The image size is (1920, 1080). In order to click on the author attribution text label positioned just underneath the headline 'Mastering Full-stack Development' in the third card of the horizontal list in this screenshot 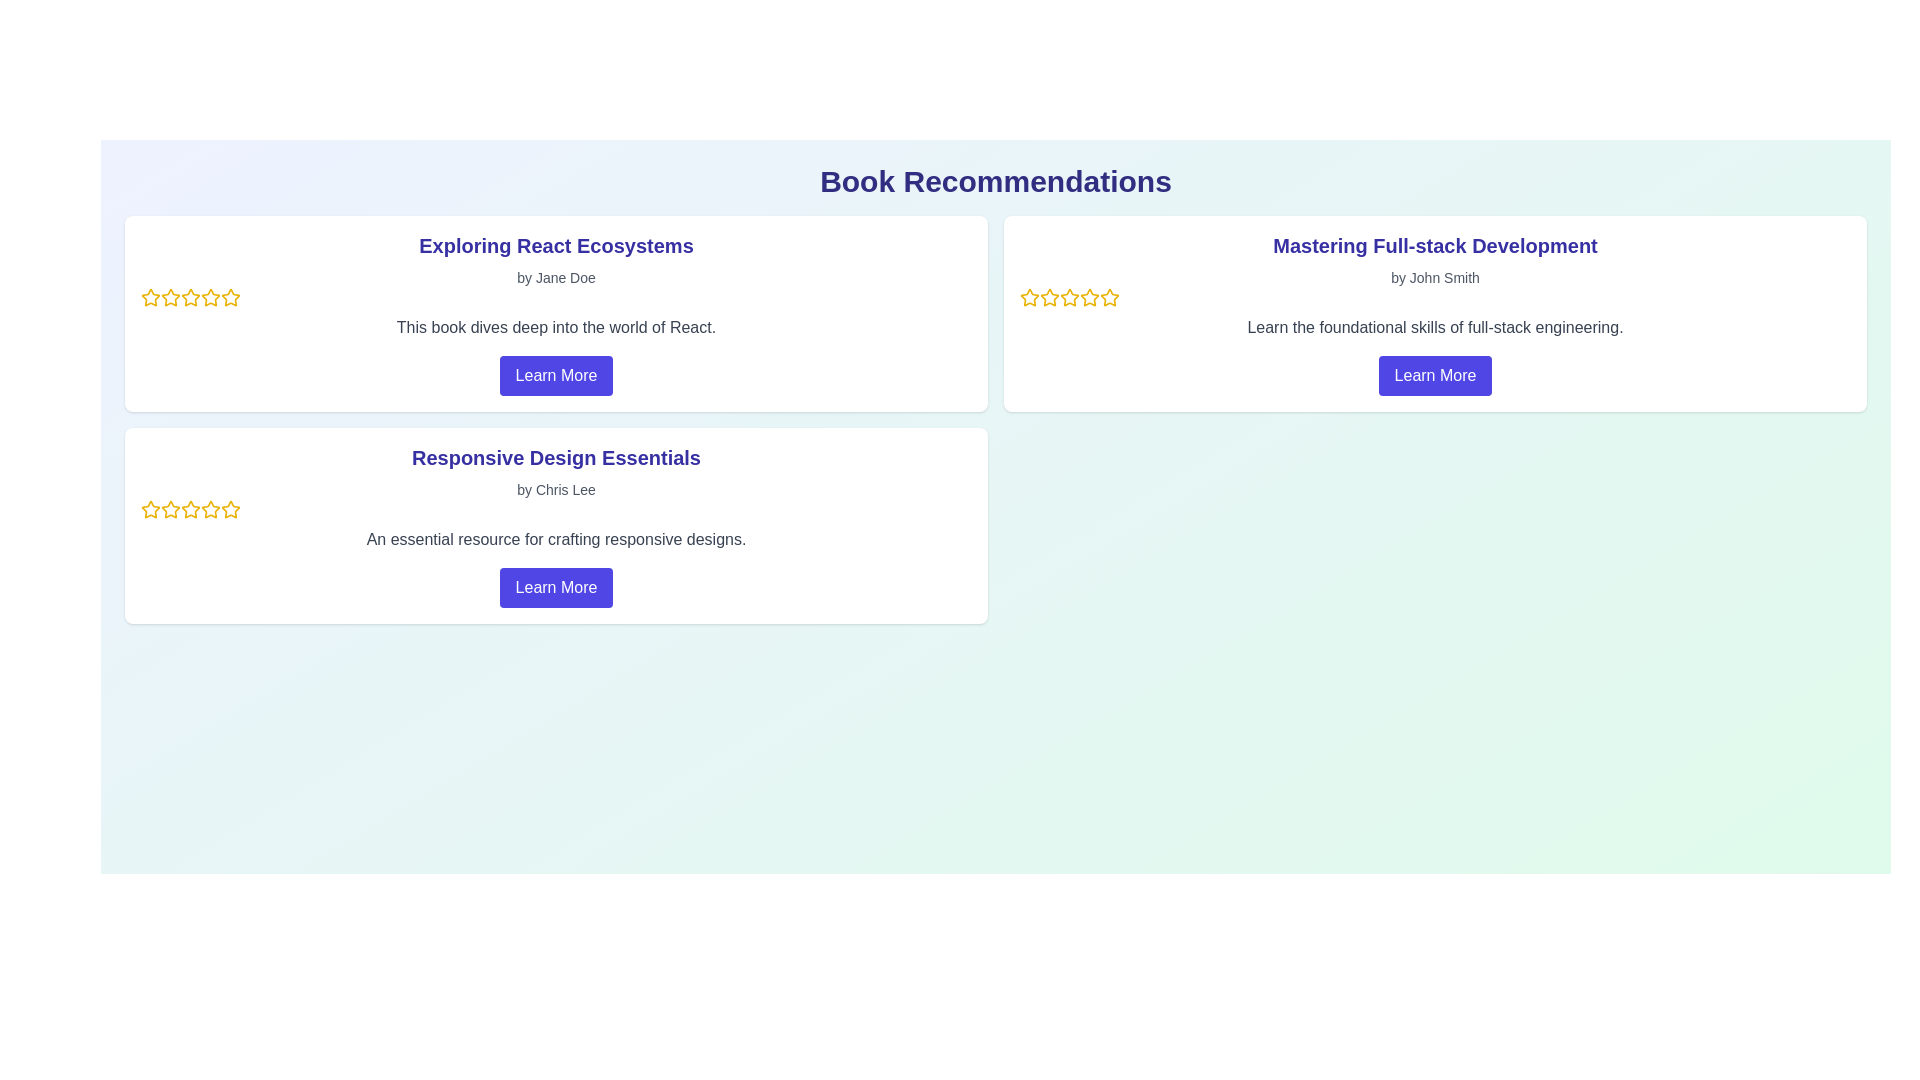, I will do `click(1434, 277)`.